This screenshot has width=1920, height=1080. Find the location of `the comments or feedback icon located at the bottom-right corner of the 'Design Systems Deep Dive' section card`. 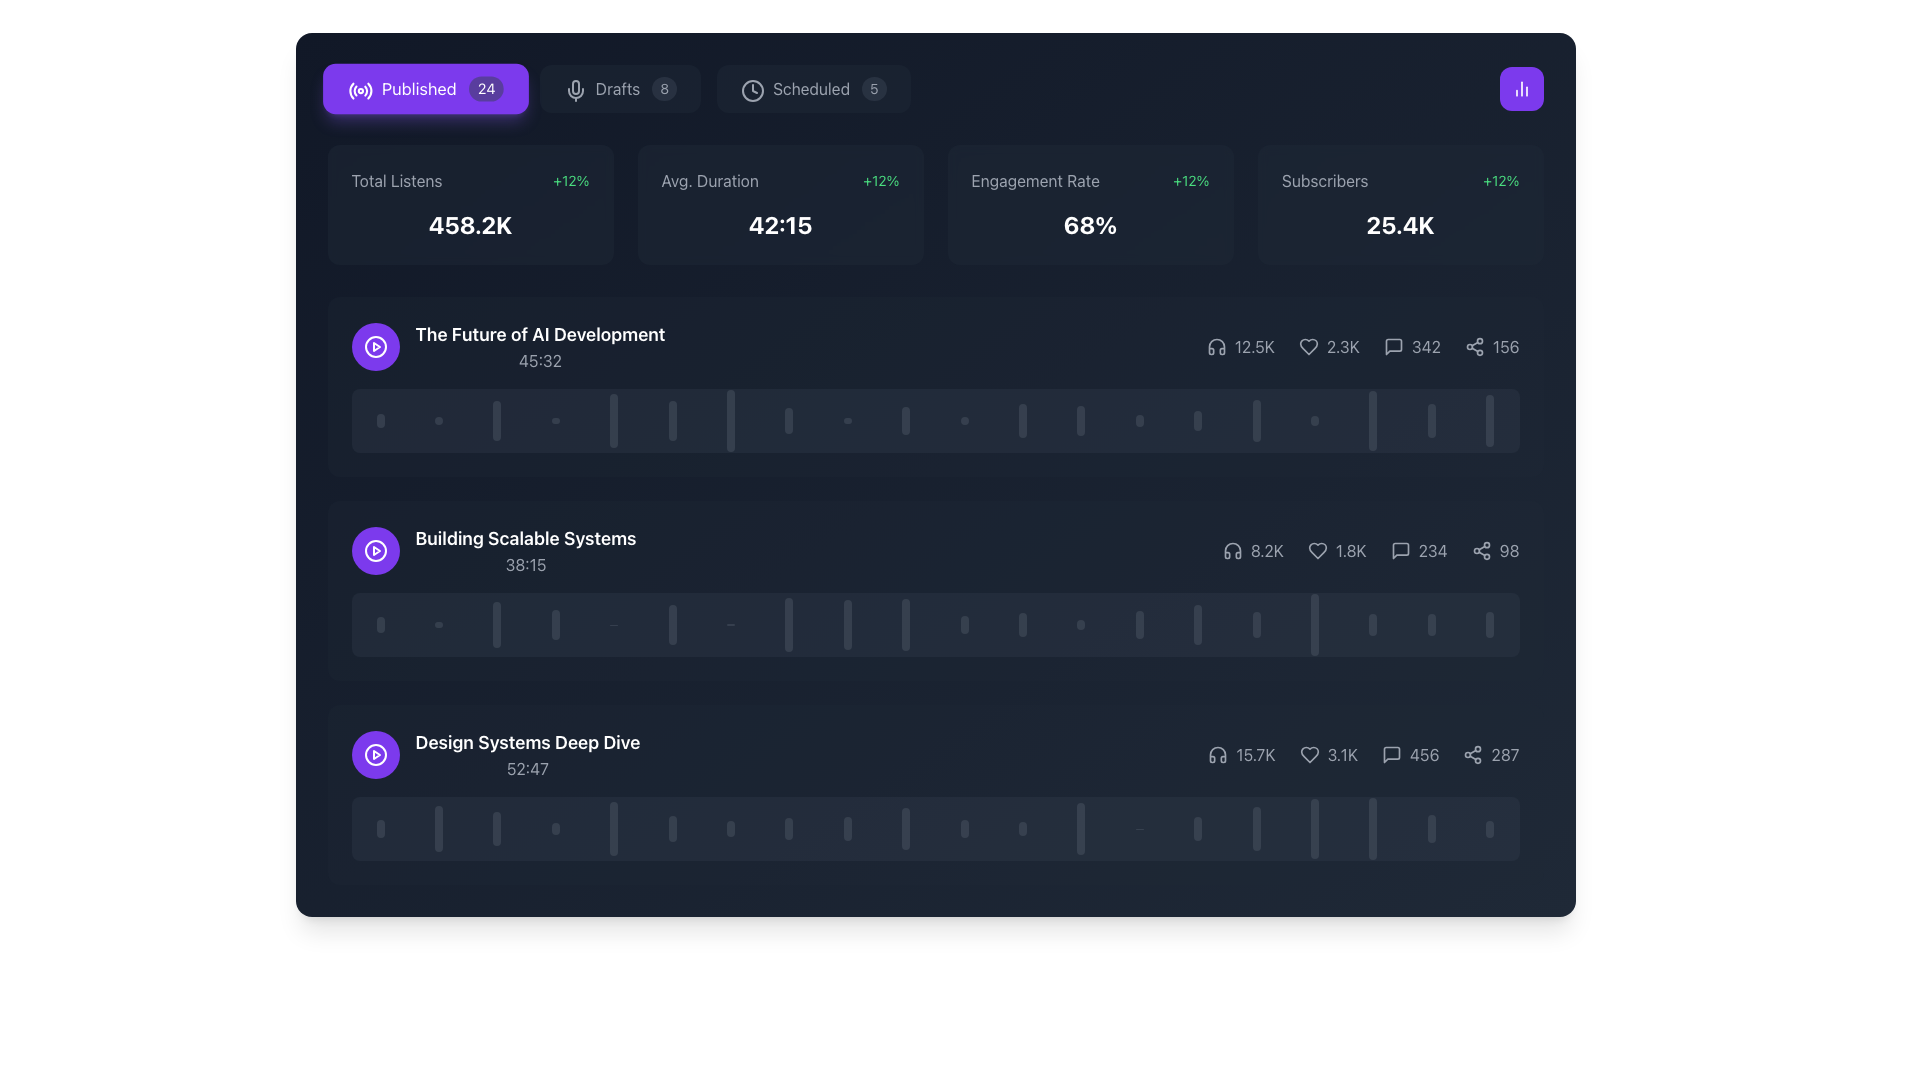

the comments or feedback icon located at the bottom-right corner of the 'Design Systems Deep Dive' section card is located at coordinates (1391, 755).